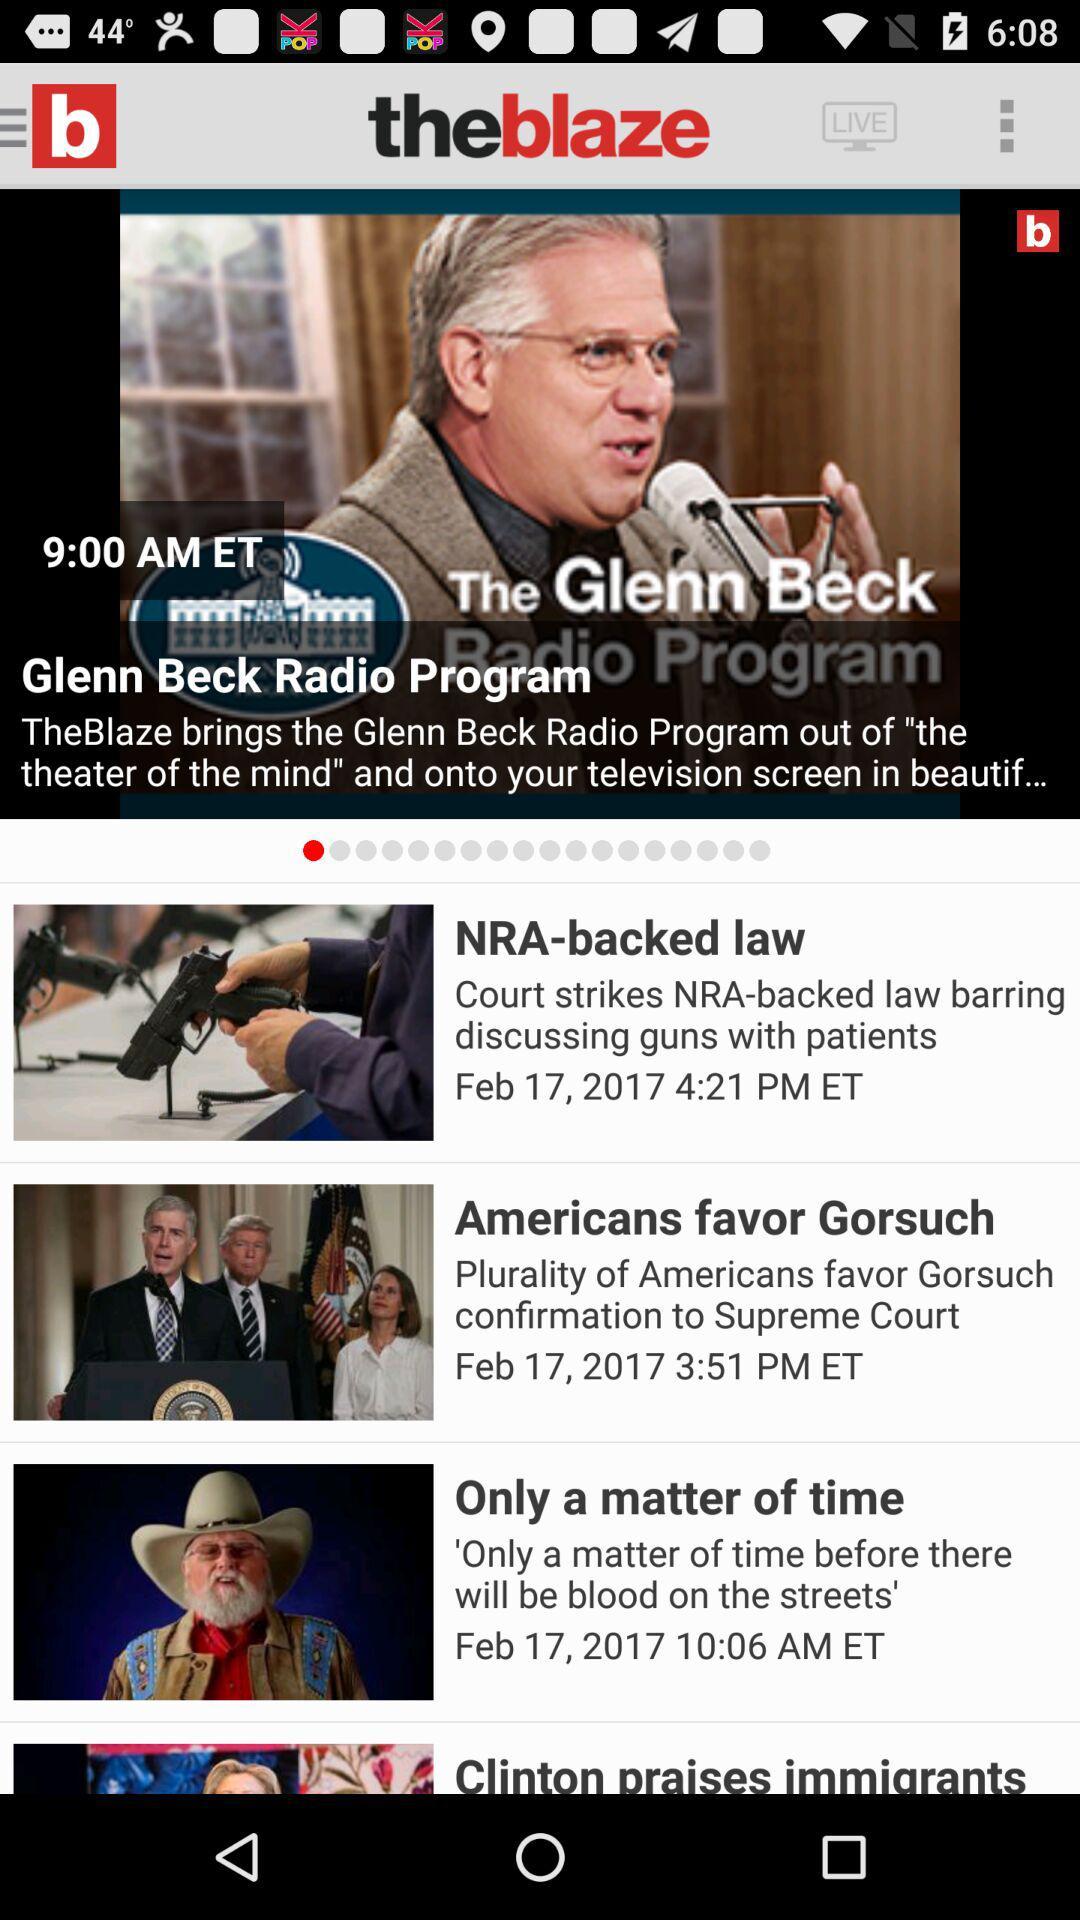 The width and height of the screenshot is (1080, 1920). Describe the element at coordinates (540, 750) in the screenshot. I see `the theblaze brings the` at that location.